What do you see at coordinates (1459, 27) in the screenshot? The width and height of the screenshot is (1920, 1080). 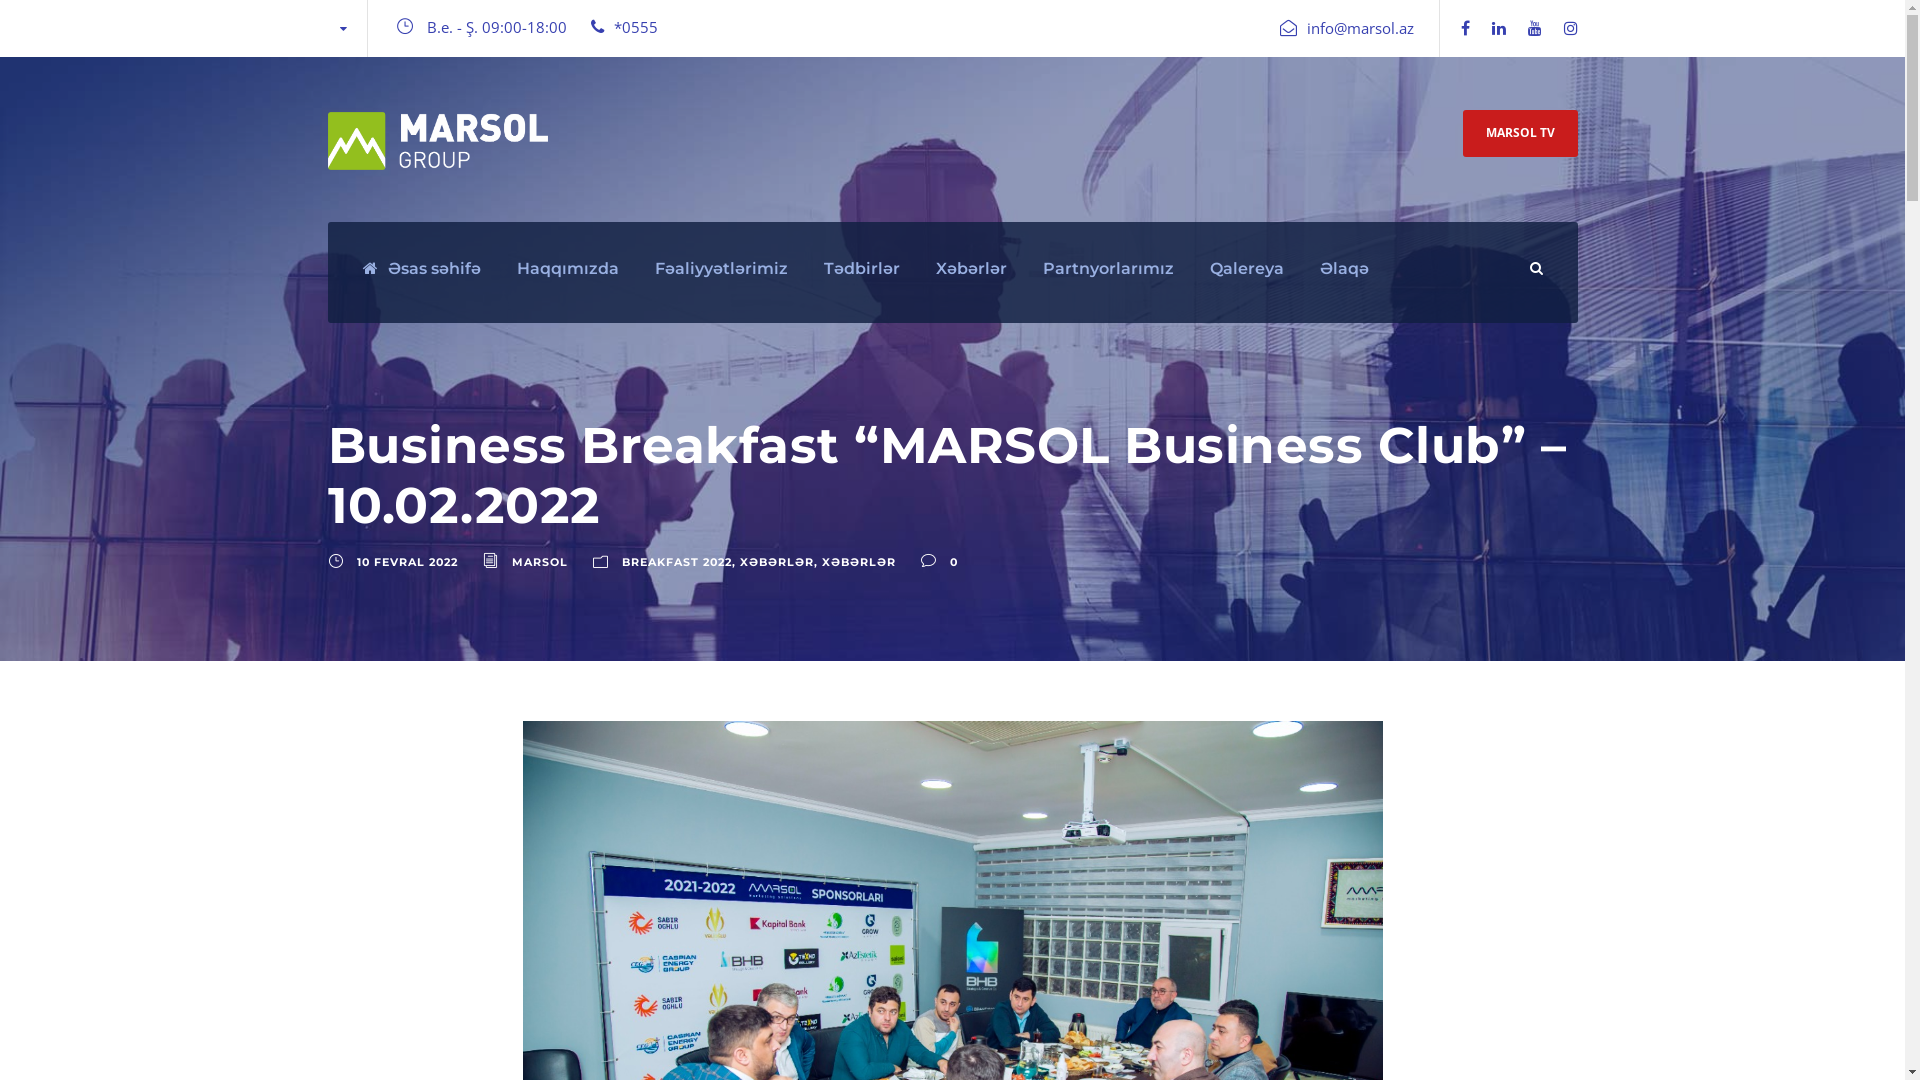 I see `'facebook'` at bounding box center [1459, 27].